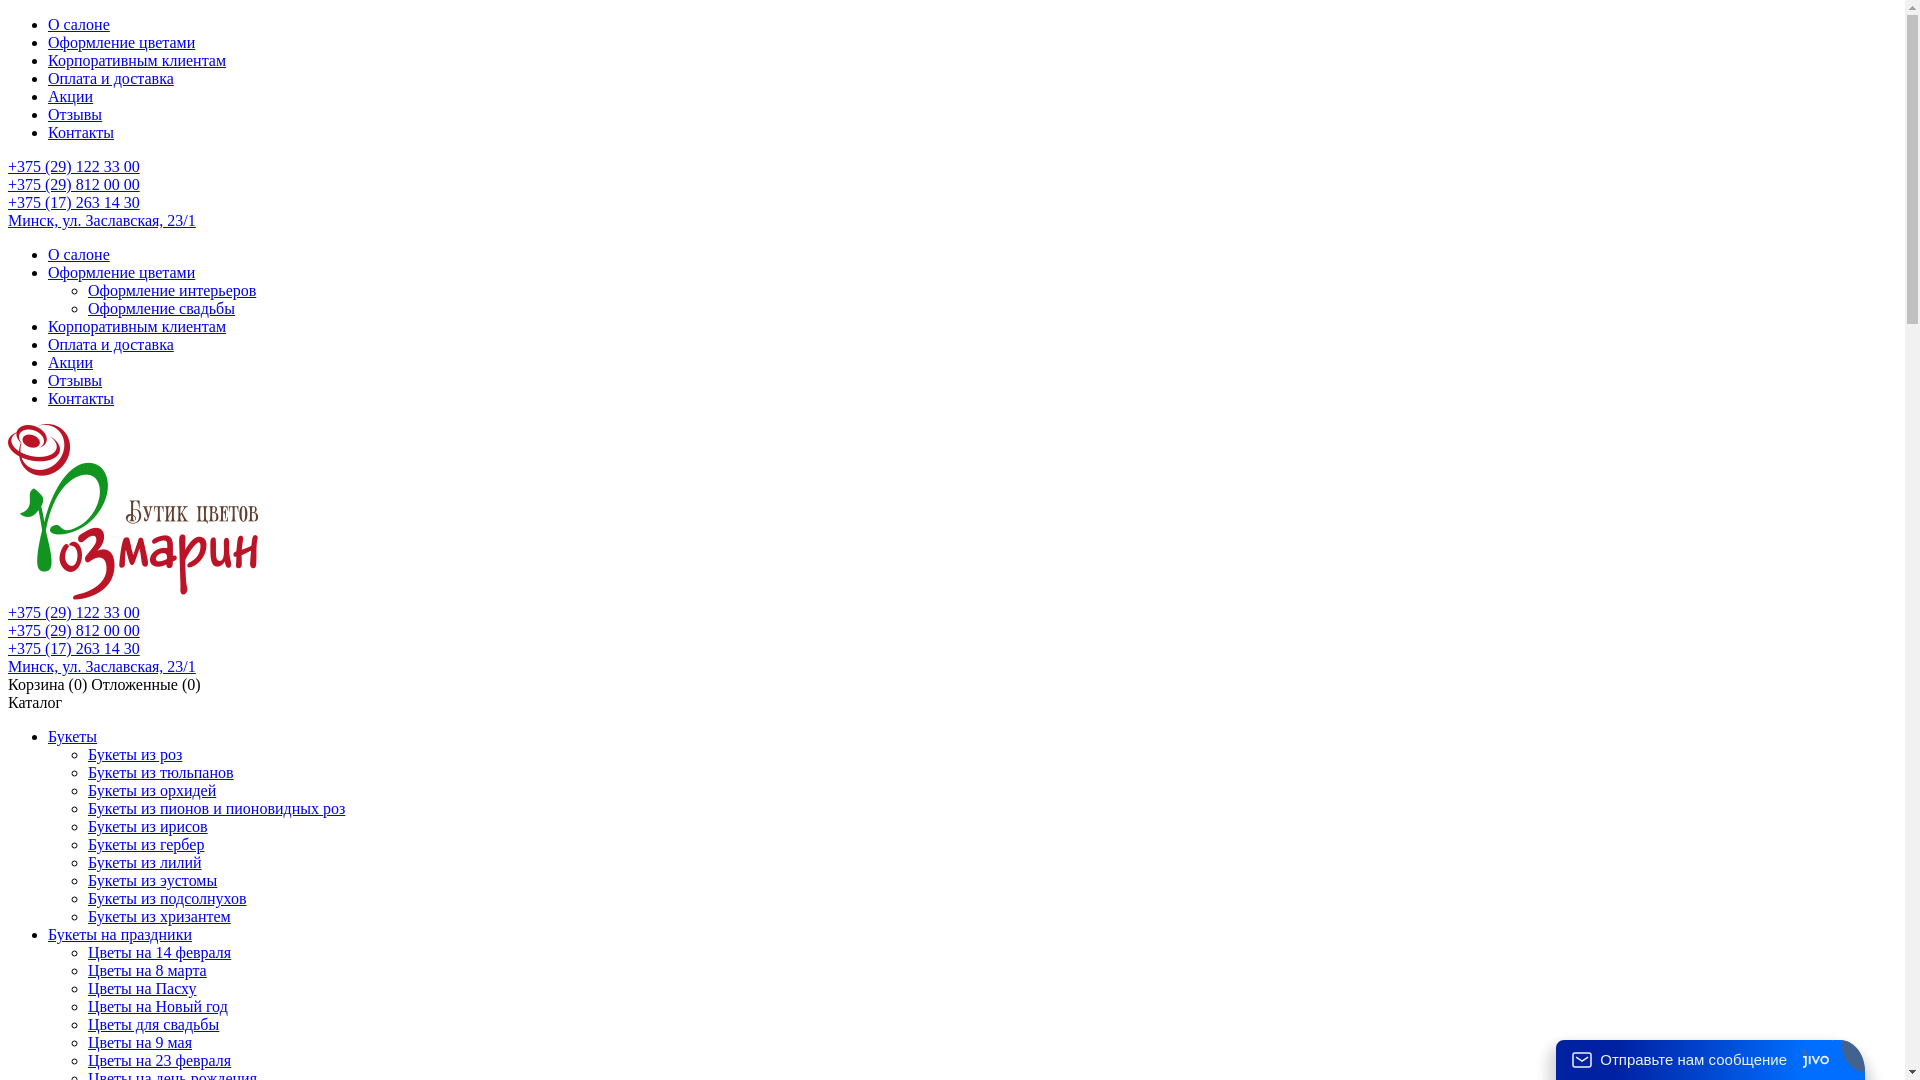  What do you see at coordinates (73, 165) in the screenshot?
I see `'+375 (29) 122 33 00'` at bounding box center [73, 165].